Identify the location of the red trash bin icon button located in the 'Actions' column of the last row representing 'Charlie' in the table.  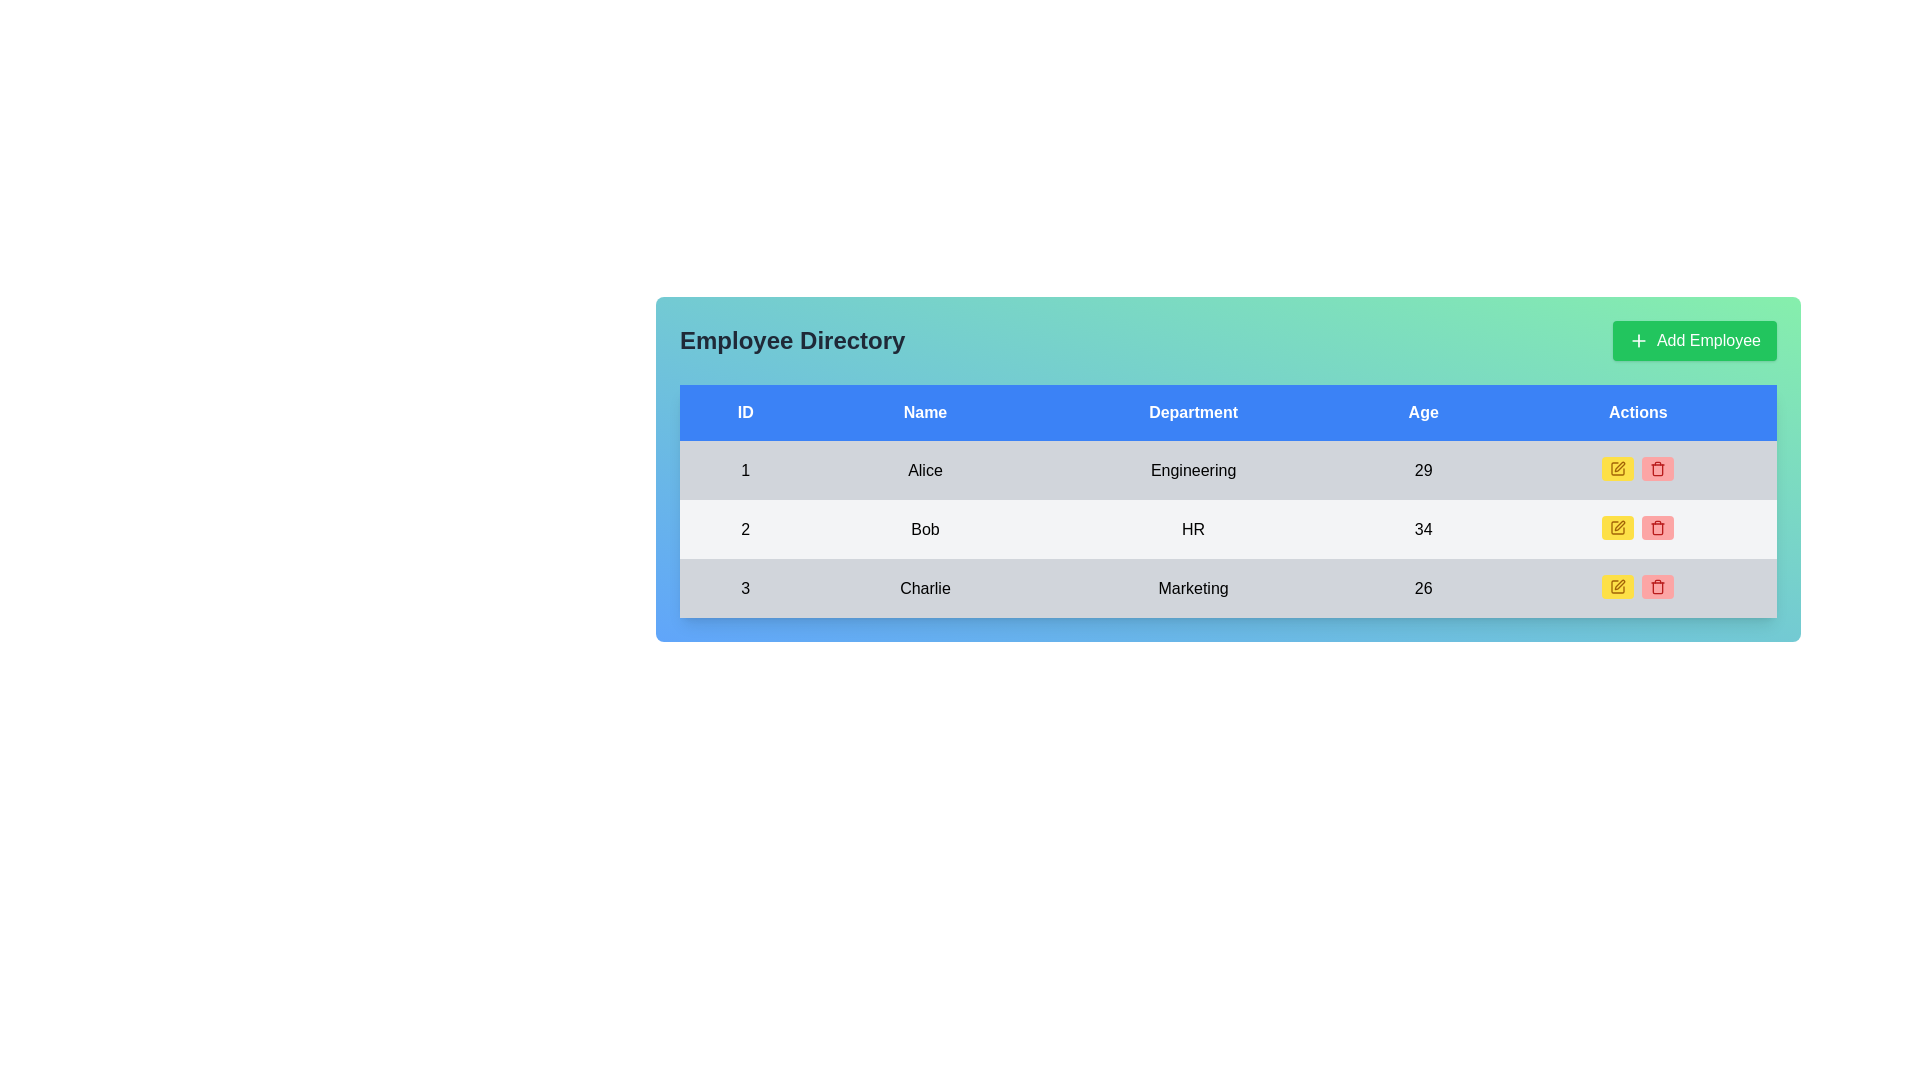
(1658, 585).